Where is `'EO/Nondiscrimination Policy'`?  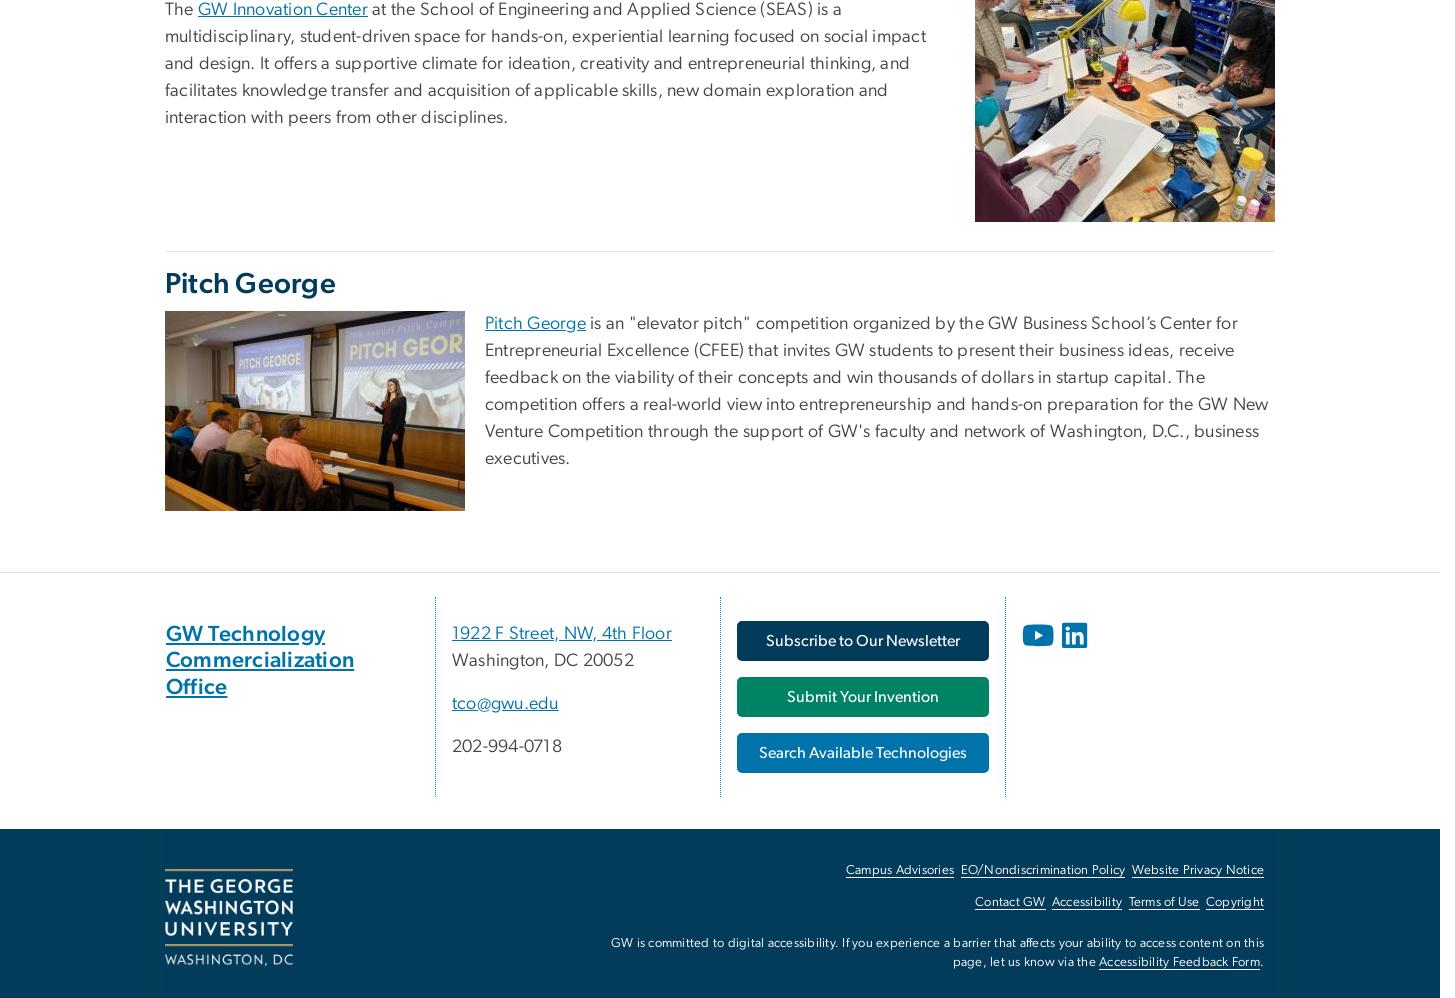 'EO/Nondiscrimination Policy' is located at coordinates (1041, 868).